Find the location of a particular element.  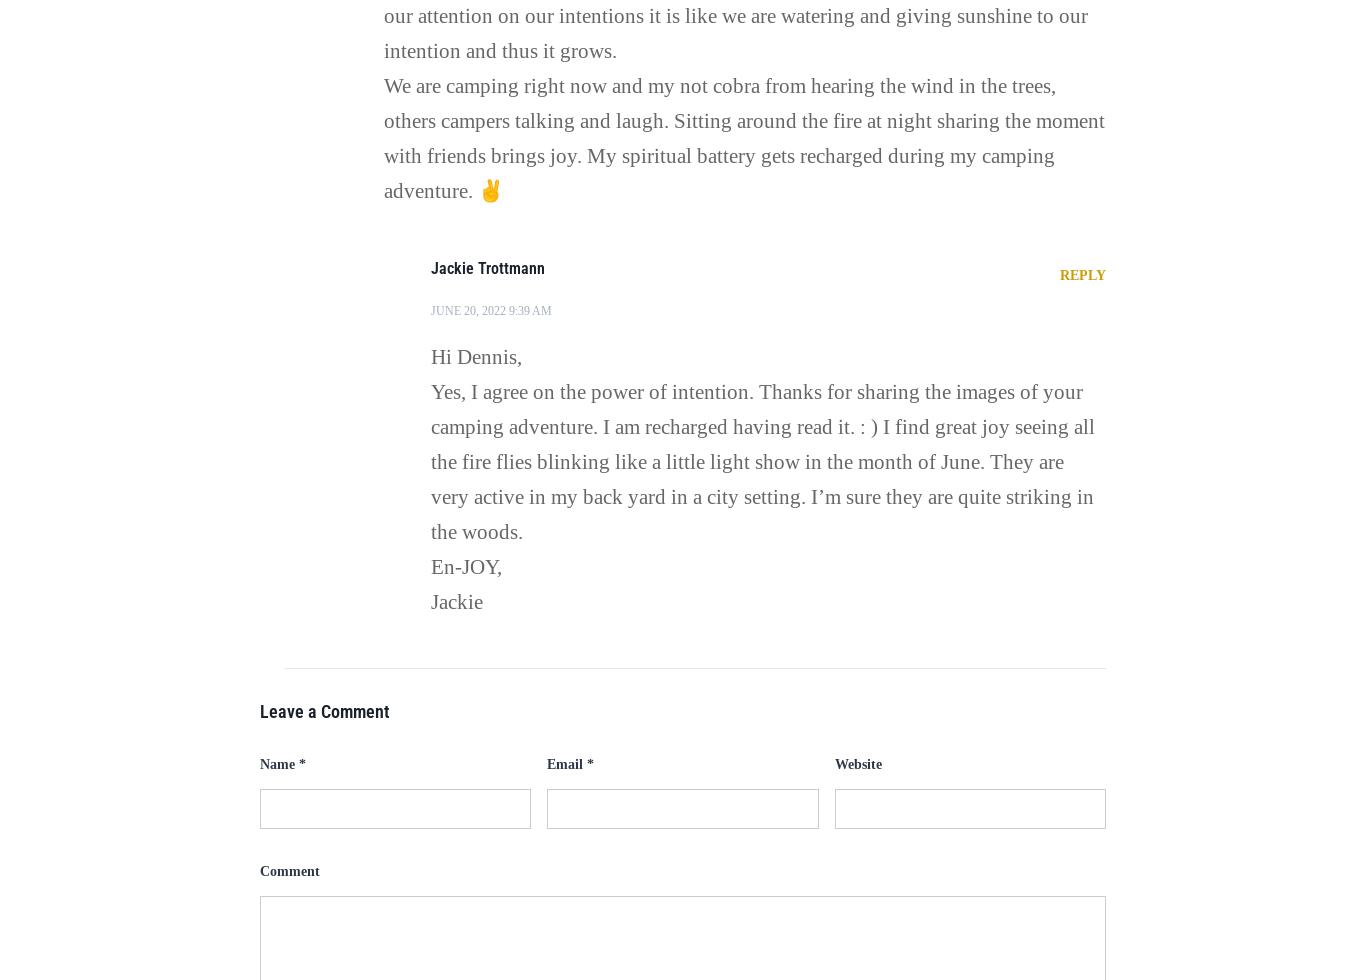

'En-JOY,' is located at coordinates (466, 566).